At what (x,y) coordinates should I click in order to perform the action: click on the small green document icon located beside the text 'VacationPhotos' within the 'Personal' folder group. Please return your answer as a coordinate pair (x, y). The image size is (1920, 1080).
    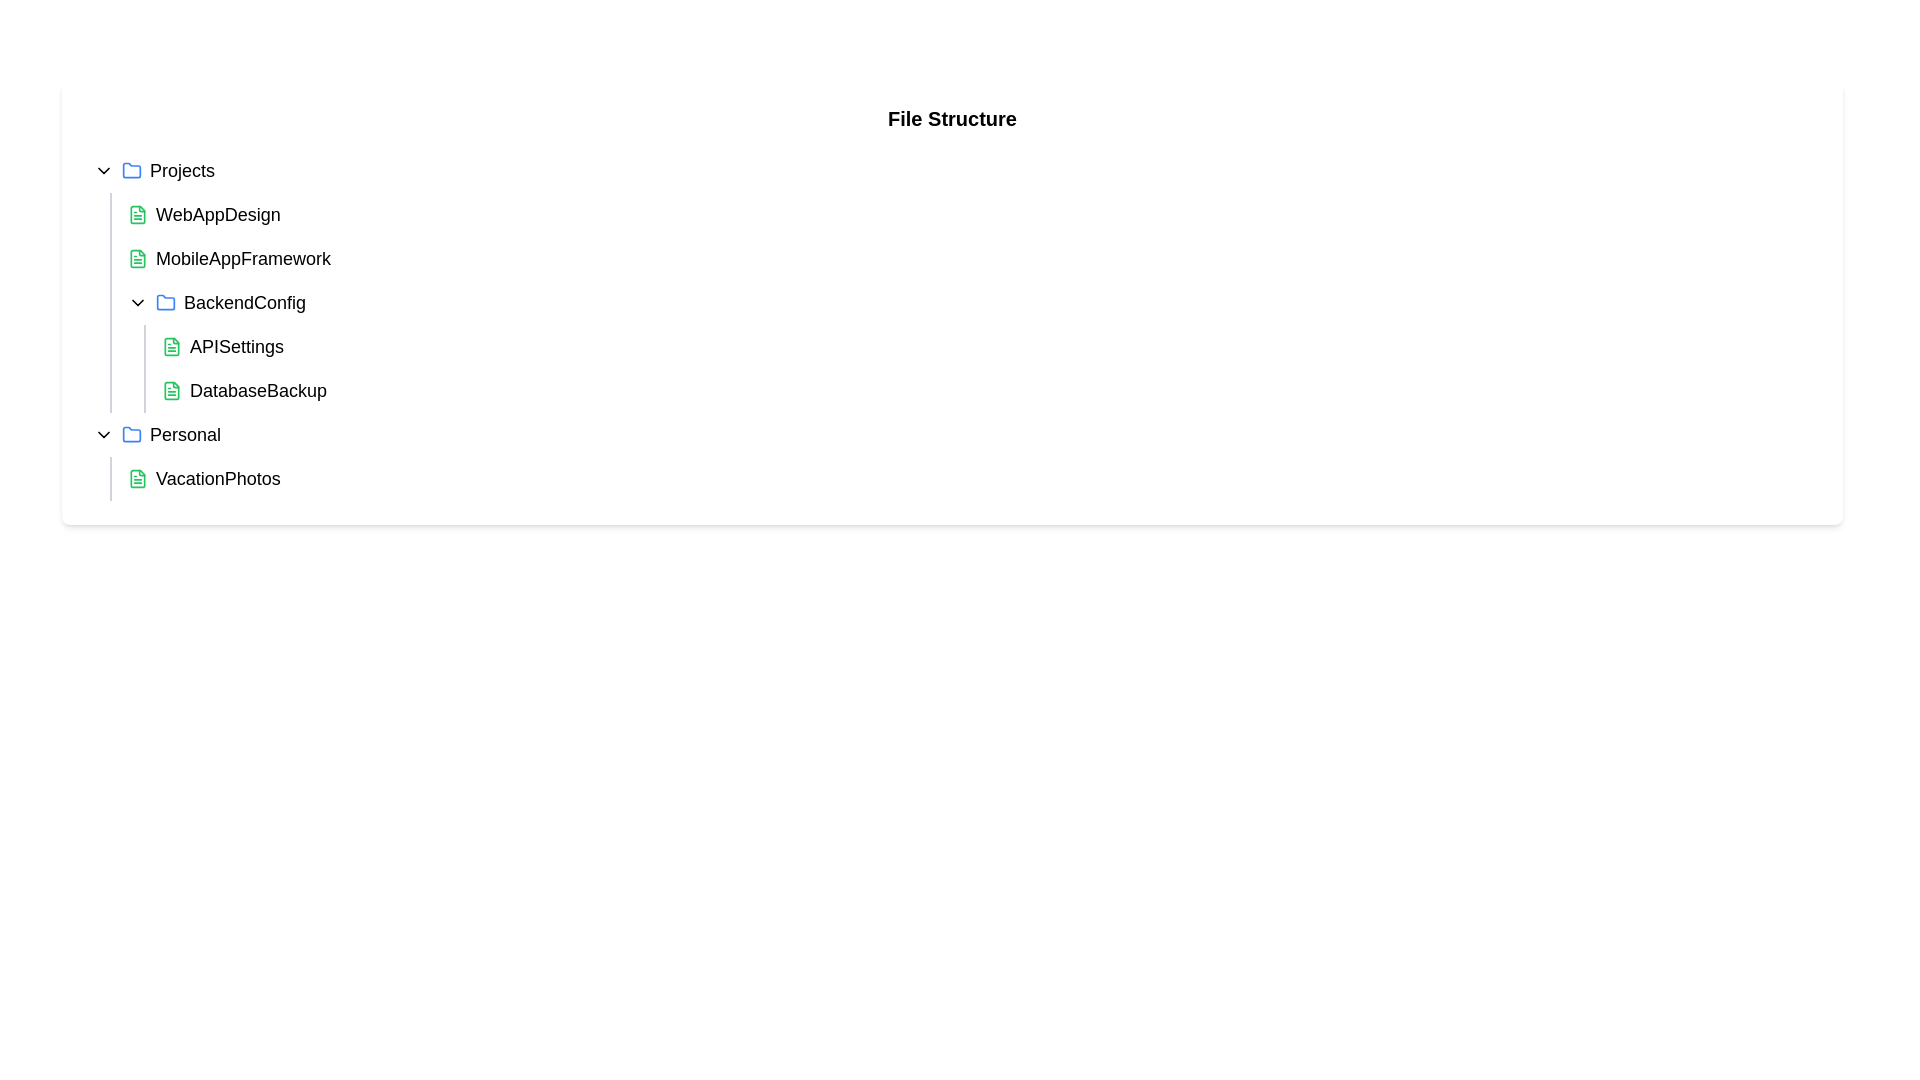
    Looking at the image, I should click on (137, 478).